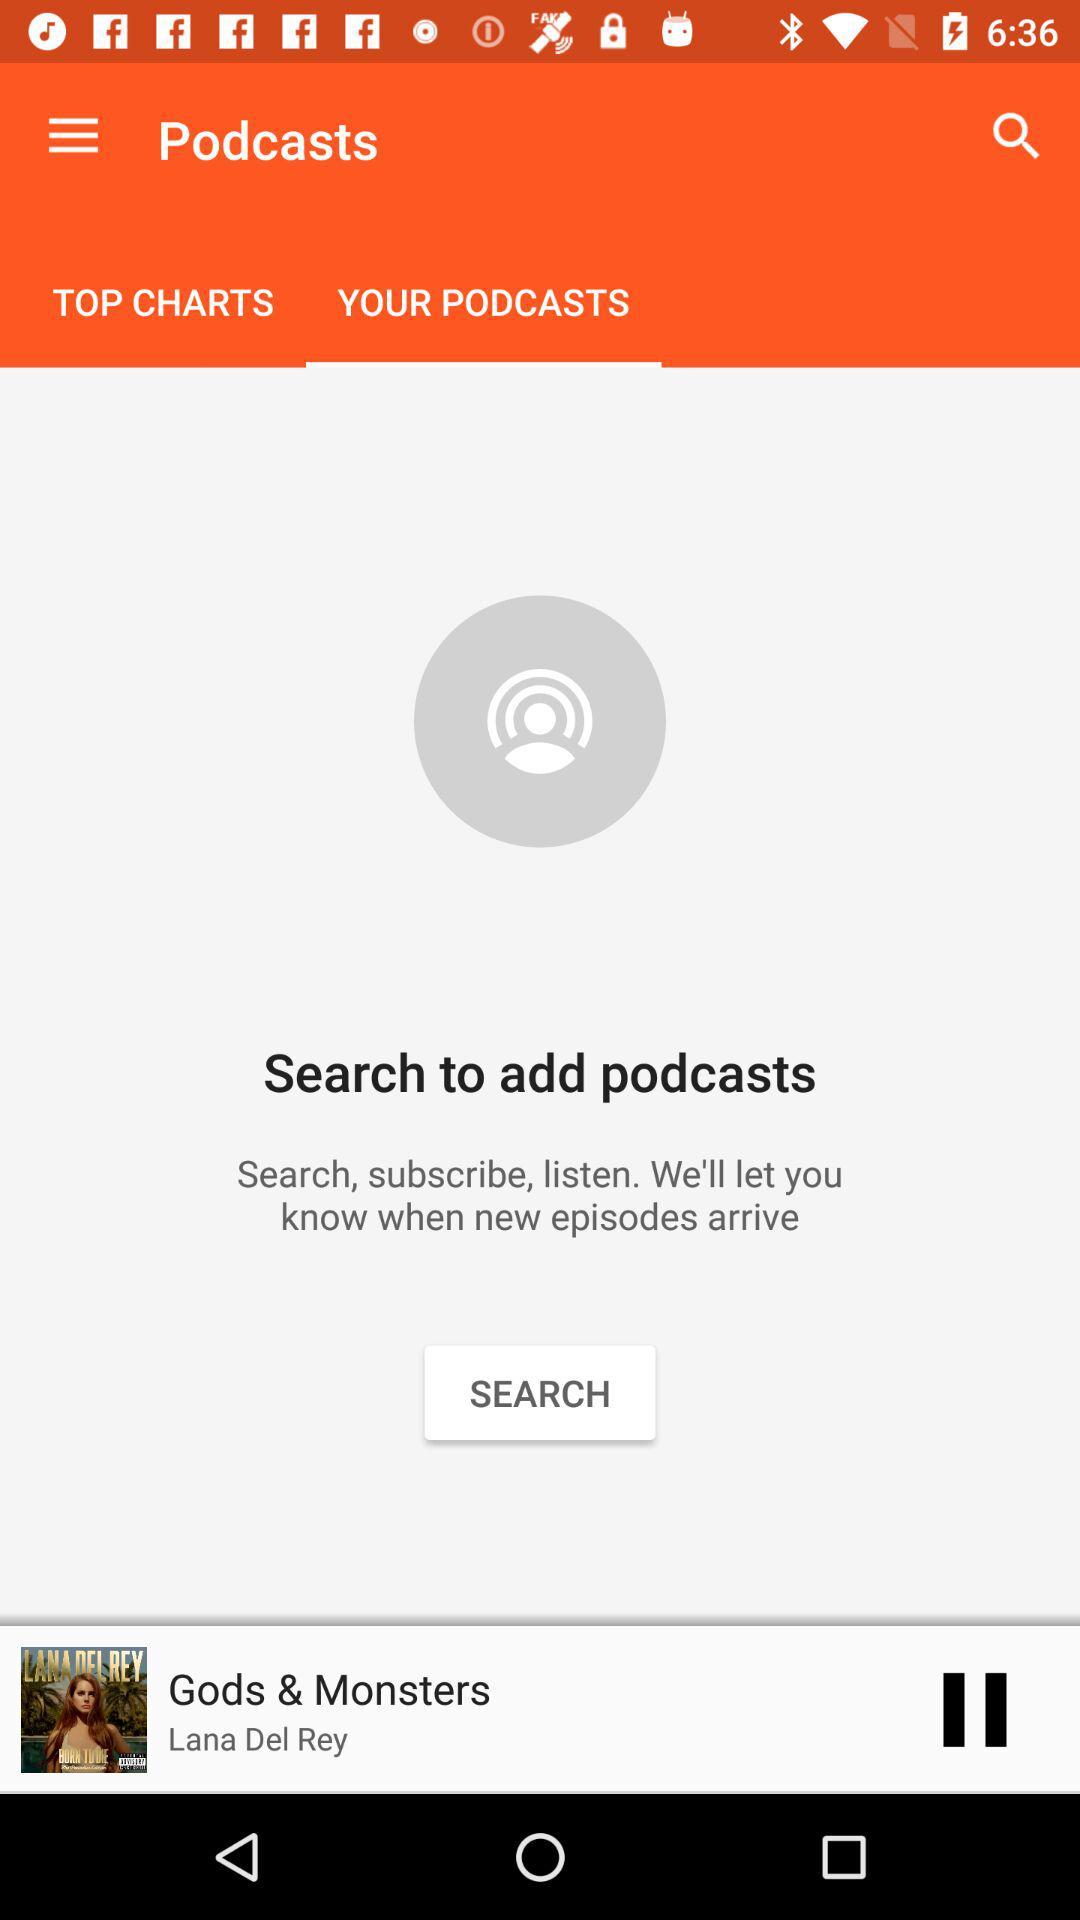 This screenshot has width=1080, height=1920. Describe the element at coordinates (483, 303) in the screenshot. I see `the your podcasts item` at that location.